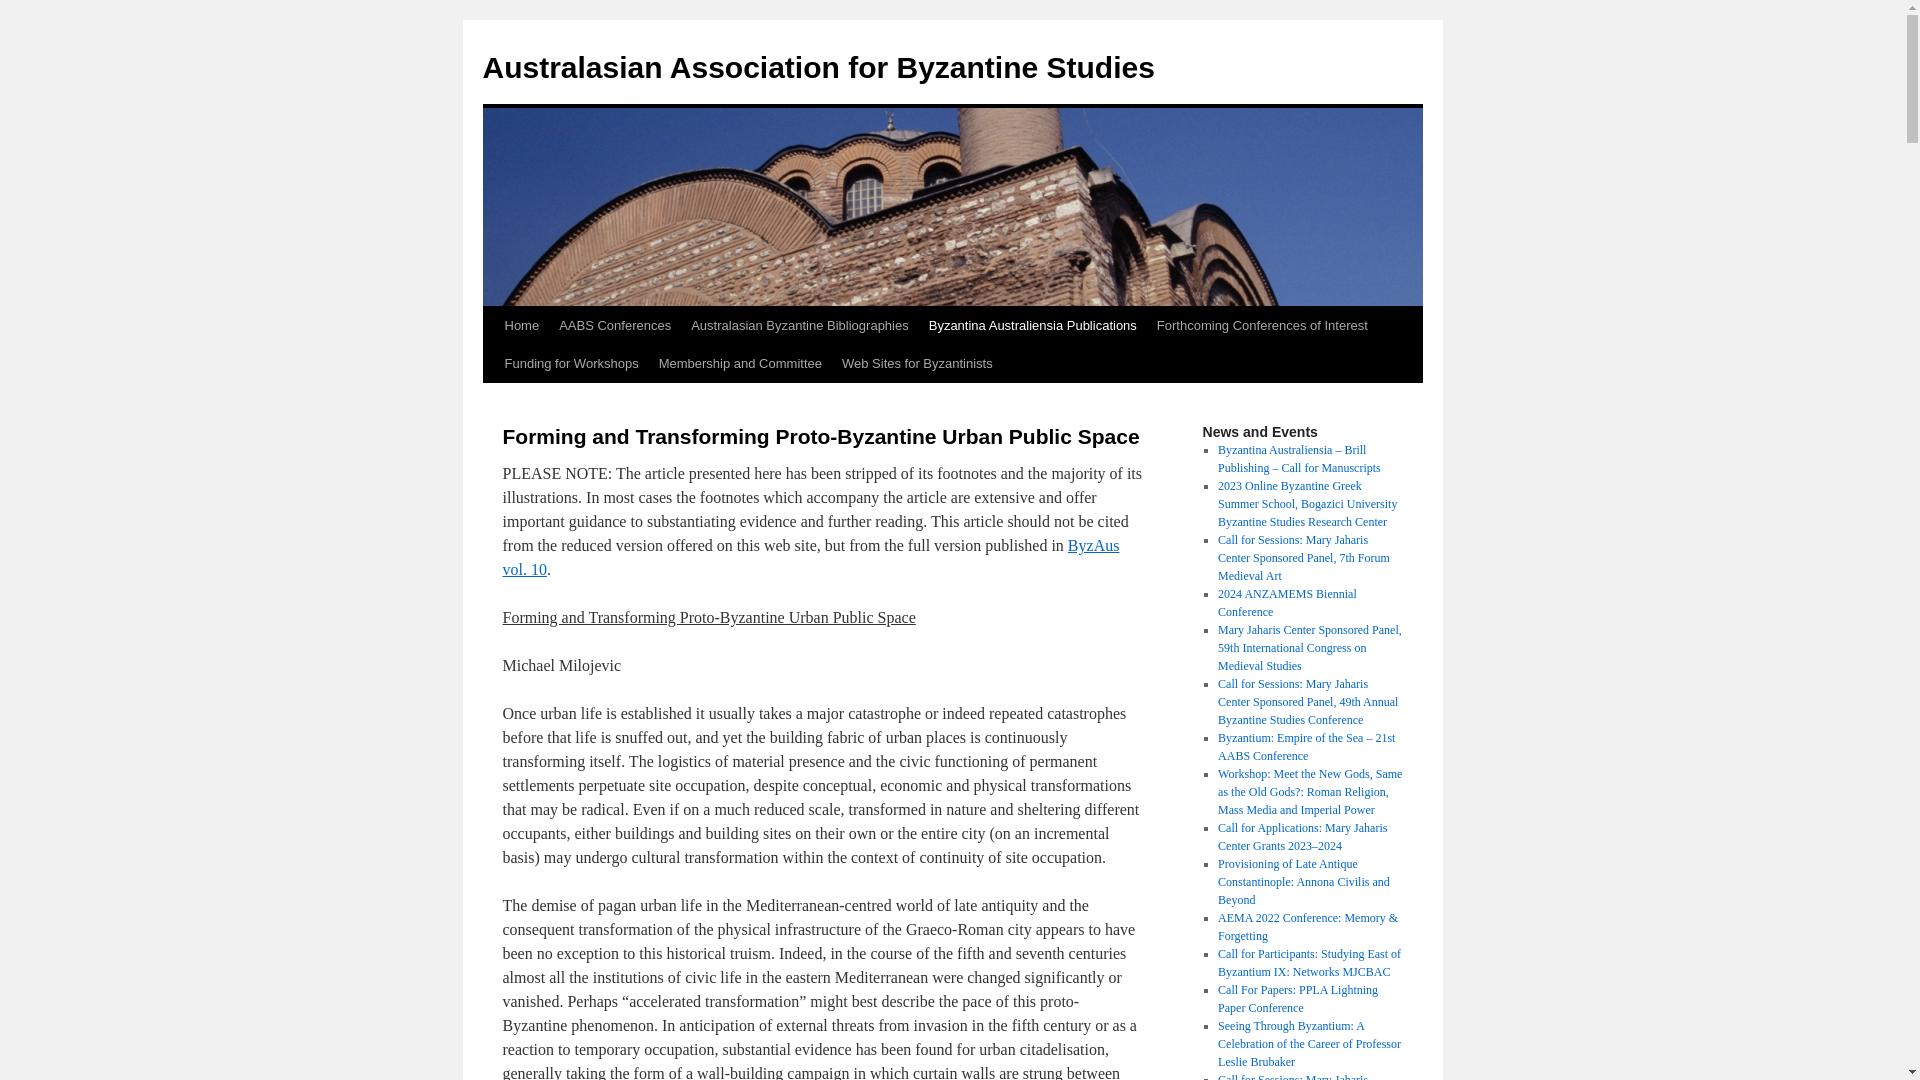  I want to click on 'Byzantina Australiensia Publications', so click(1032, 325).